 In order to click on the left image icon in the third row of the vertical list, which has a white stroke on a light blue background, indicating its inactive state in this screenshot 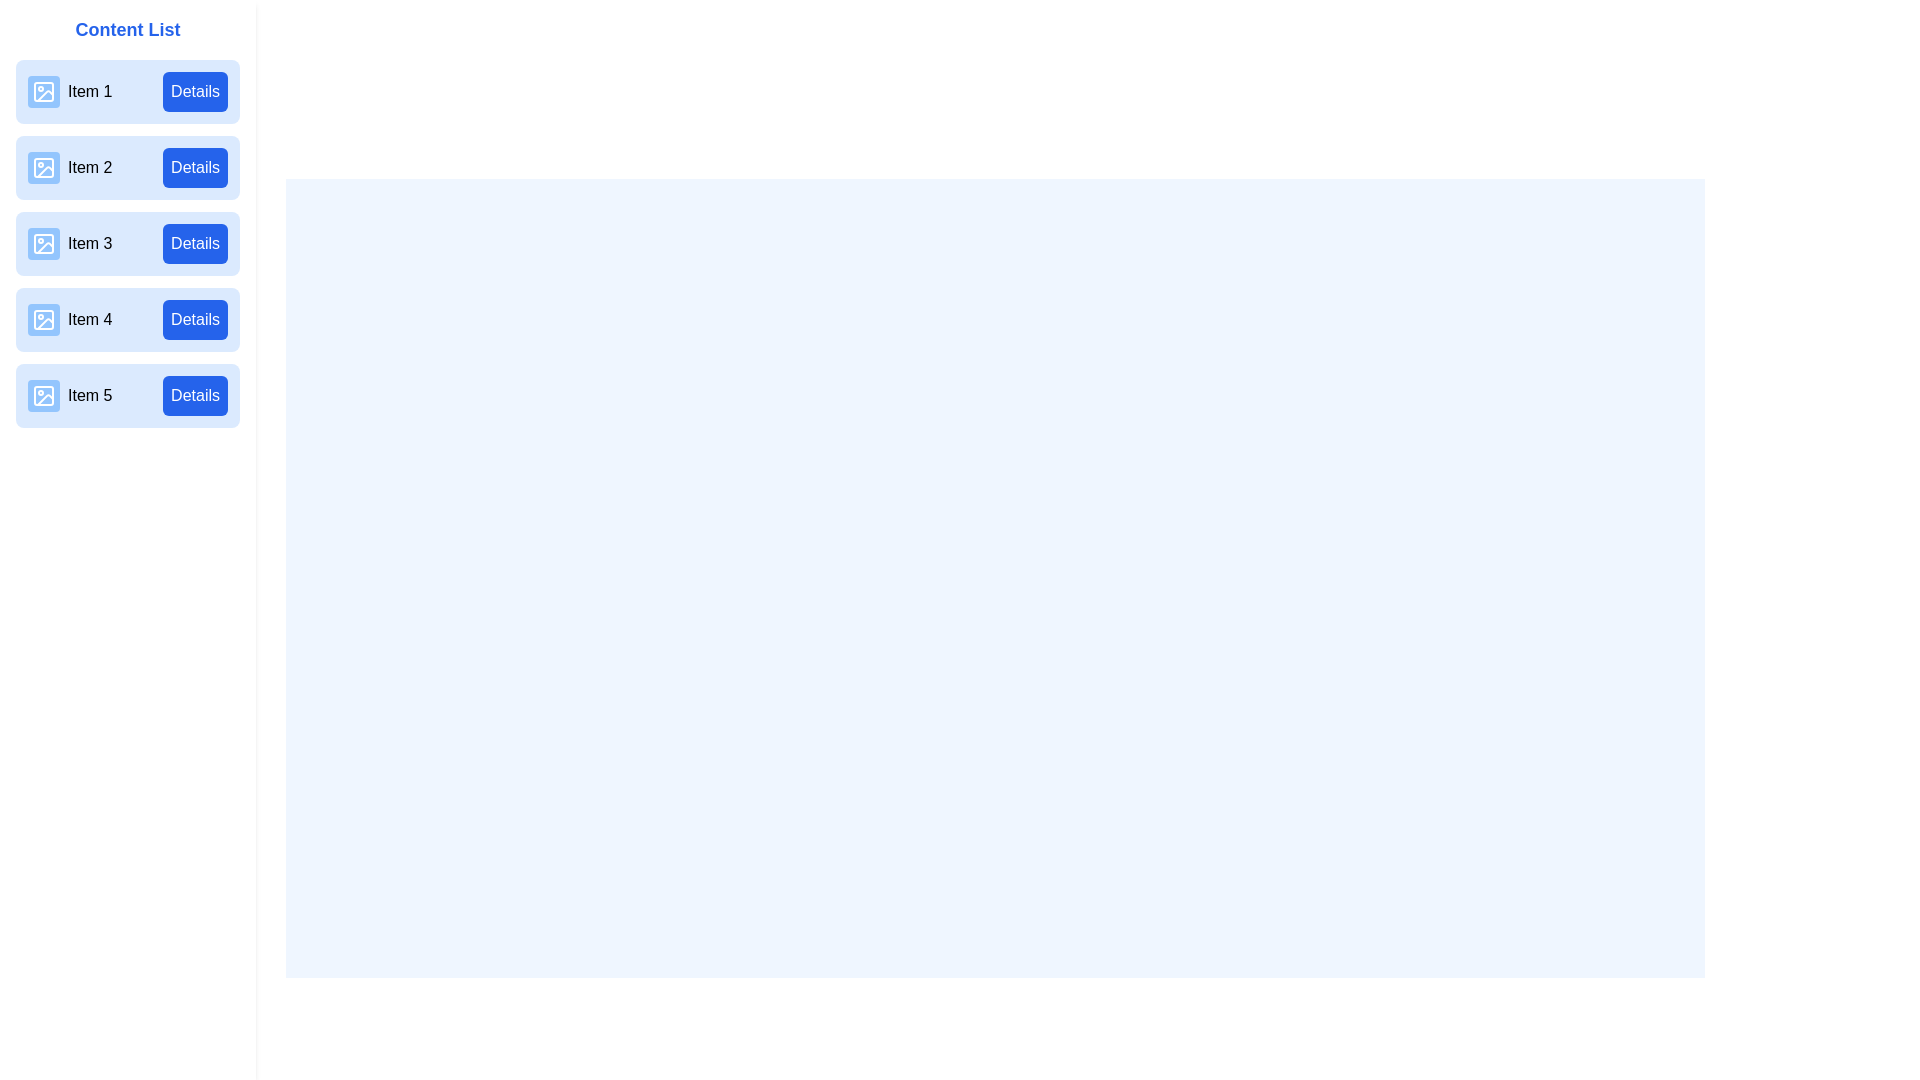, I will do `click(43, 242)`.